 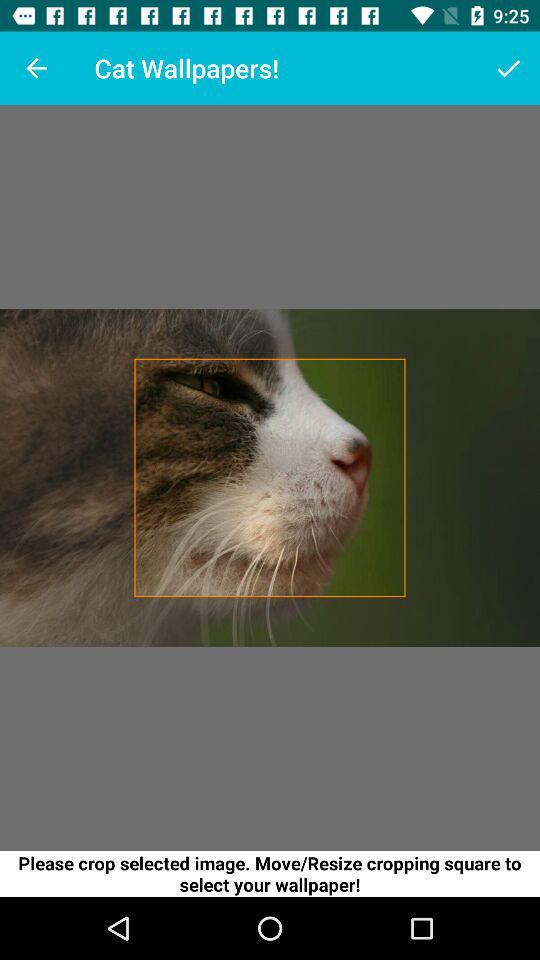 I want to click on the item at the top left corner, so click(x=36, y=68).